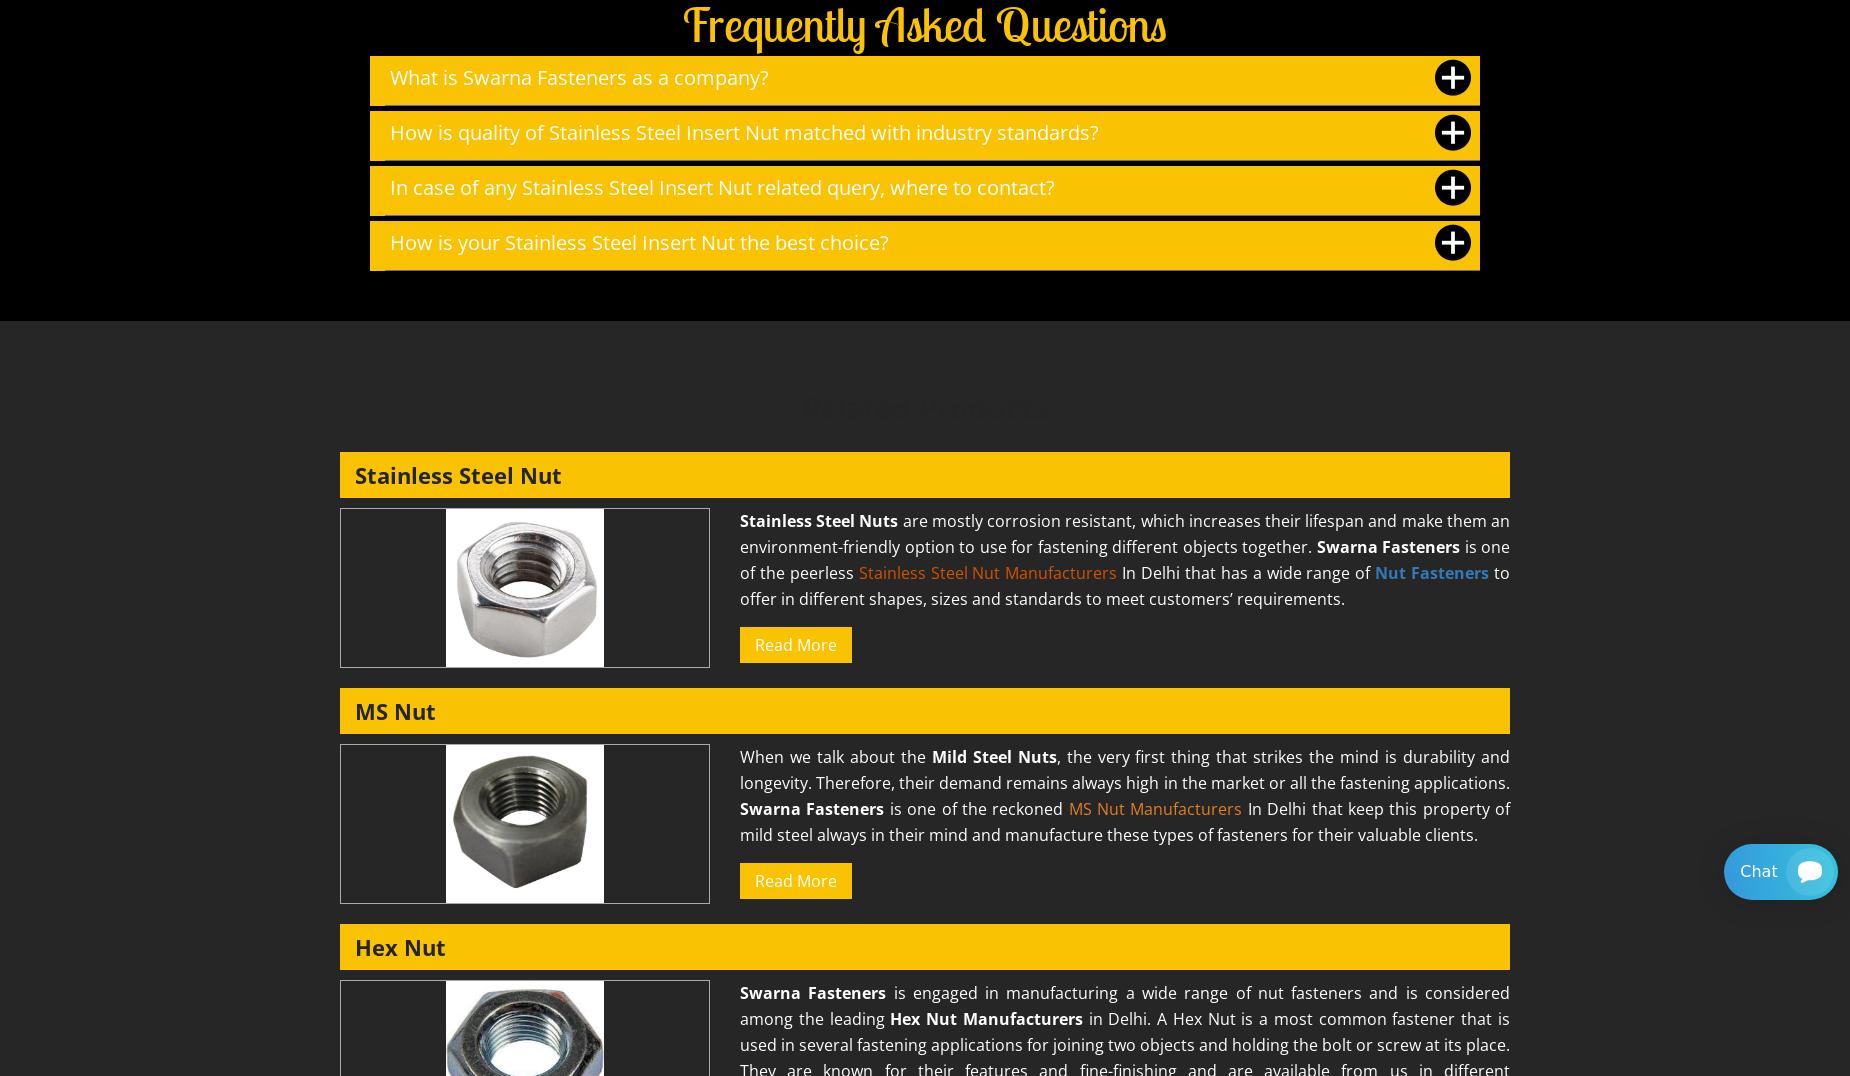  What do you see at coordinates (579, 77) in the screenshot?
I see `'What is Swarna Fasteners as a company?'` at bounding box center [579, 77].